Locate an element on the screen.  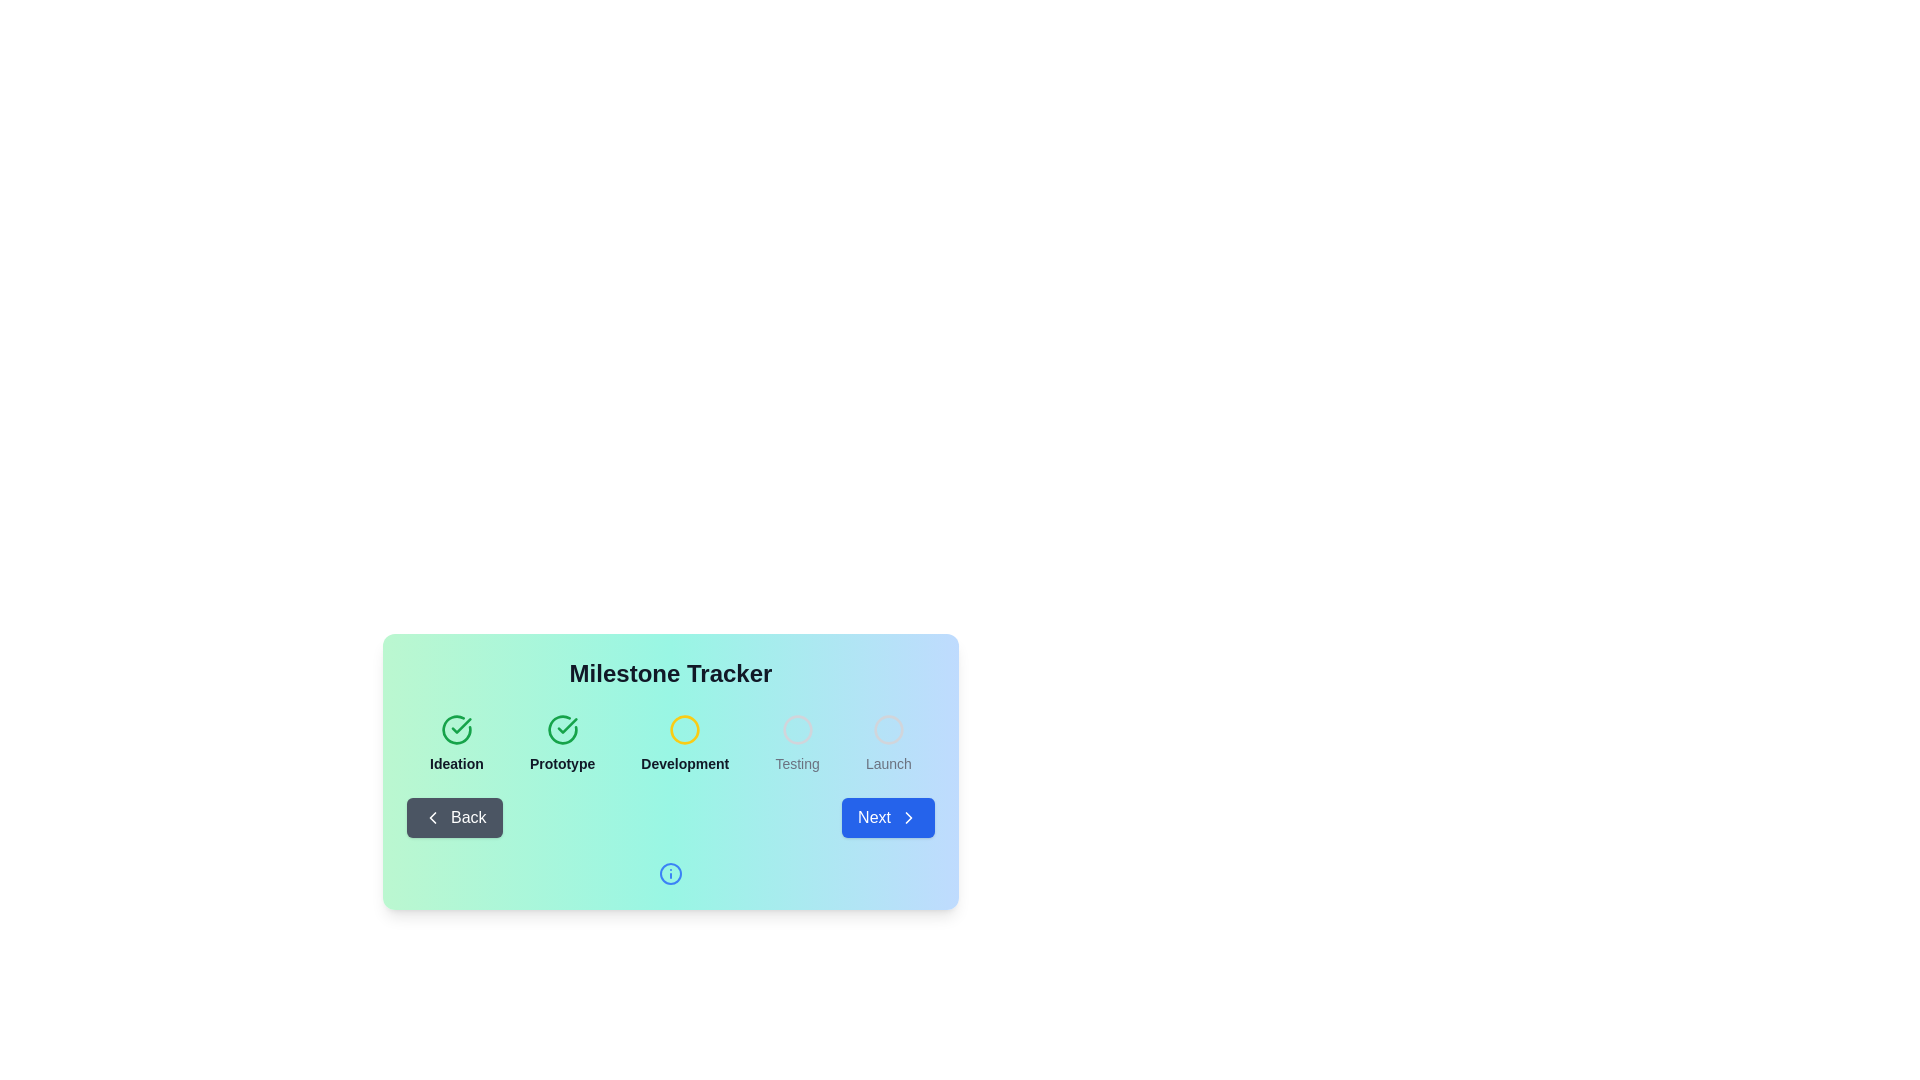
the Icon (Information) located centrally at the bottom of the highlighted interface is located at coordinates (671, 873).